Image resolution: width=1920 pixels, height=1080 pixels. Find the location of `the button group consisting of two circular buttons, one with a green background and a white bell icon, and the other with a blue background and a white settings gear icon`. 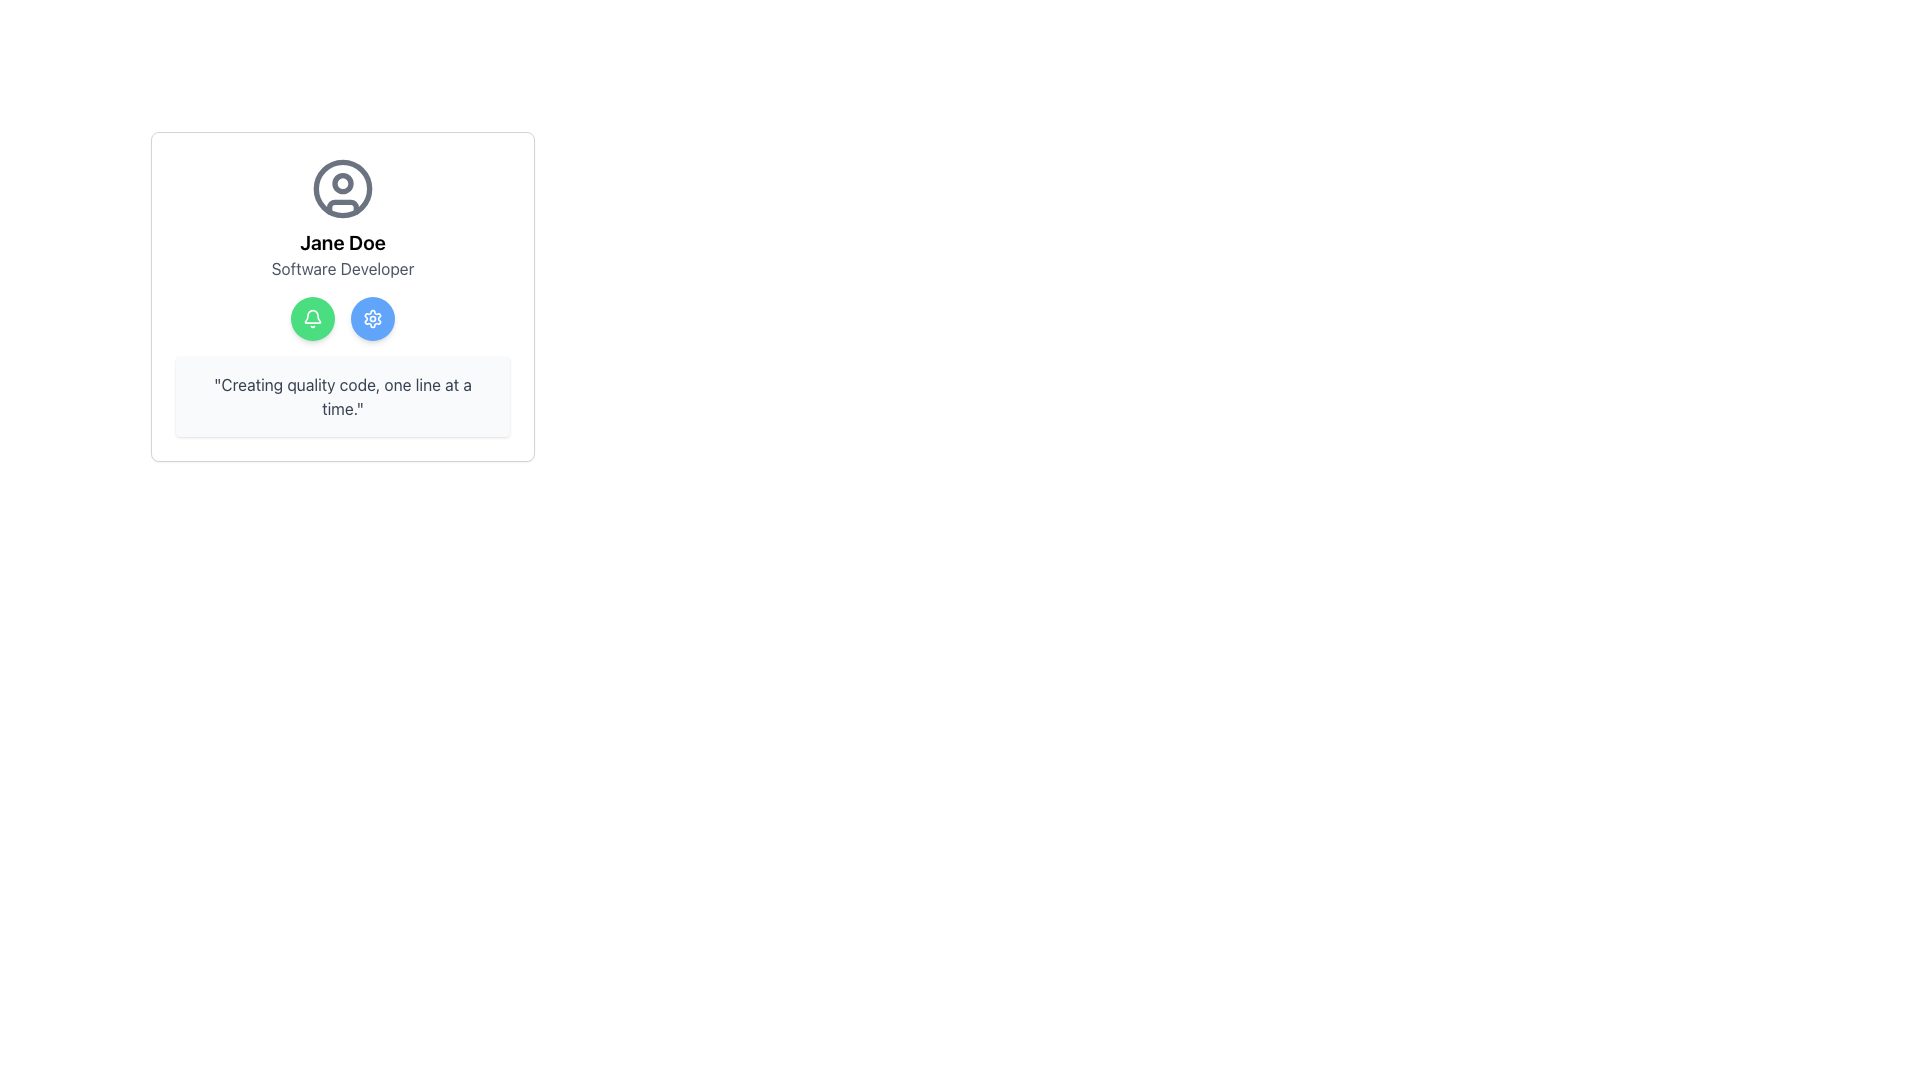

the button group consisting of two circular buttons, one with a green background and a white bell icon, and the other with a blue background and a white settings gear icon is located at coordinates (342, 318).